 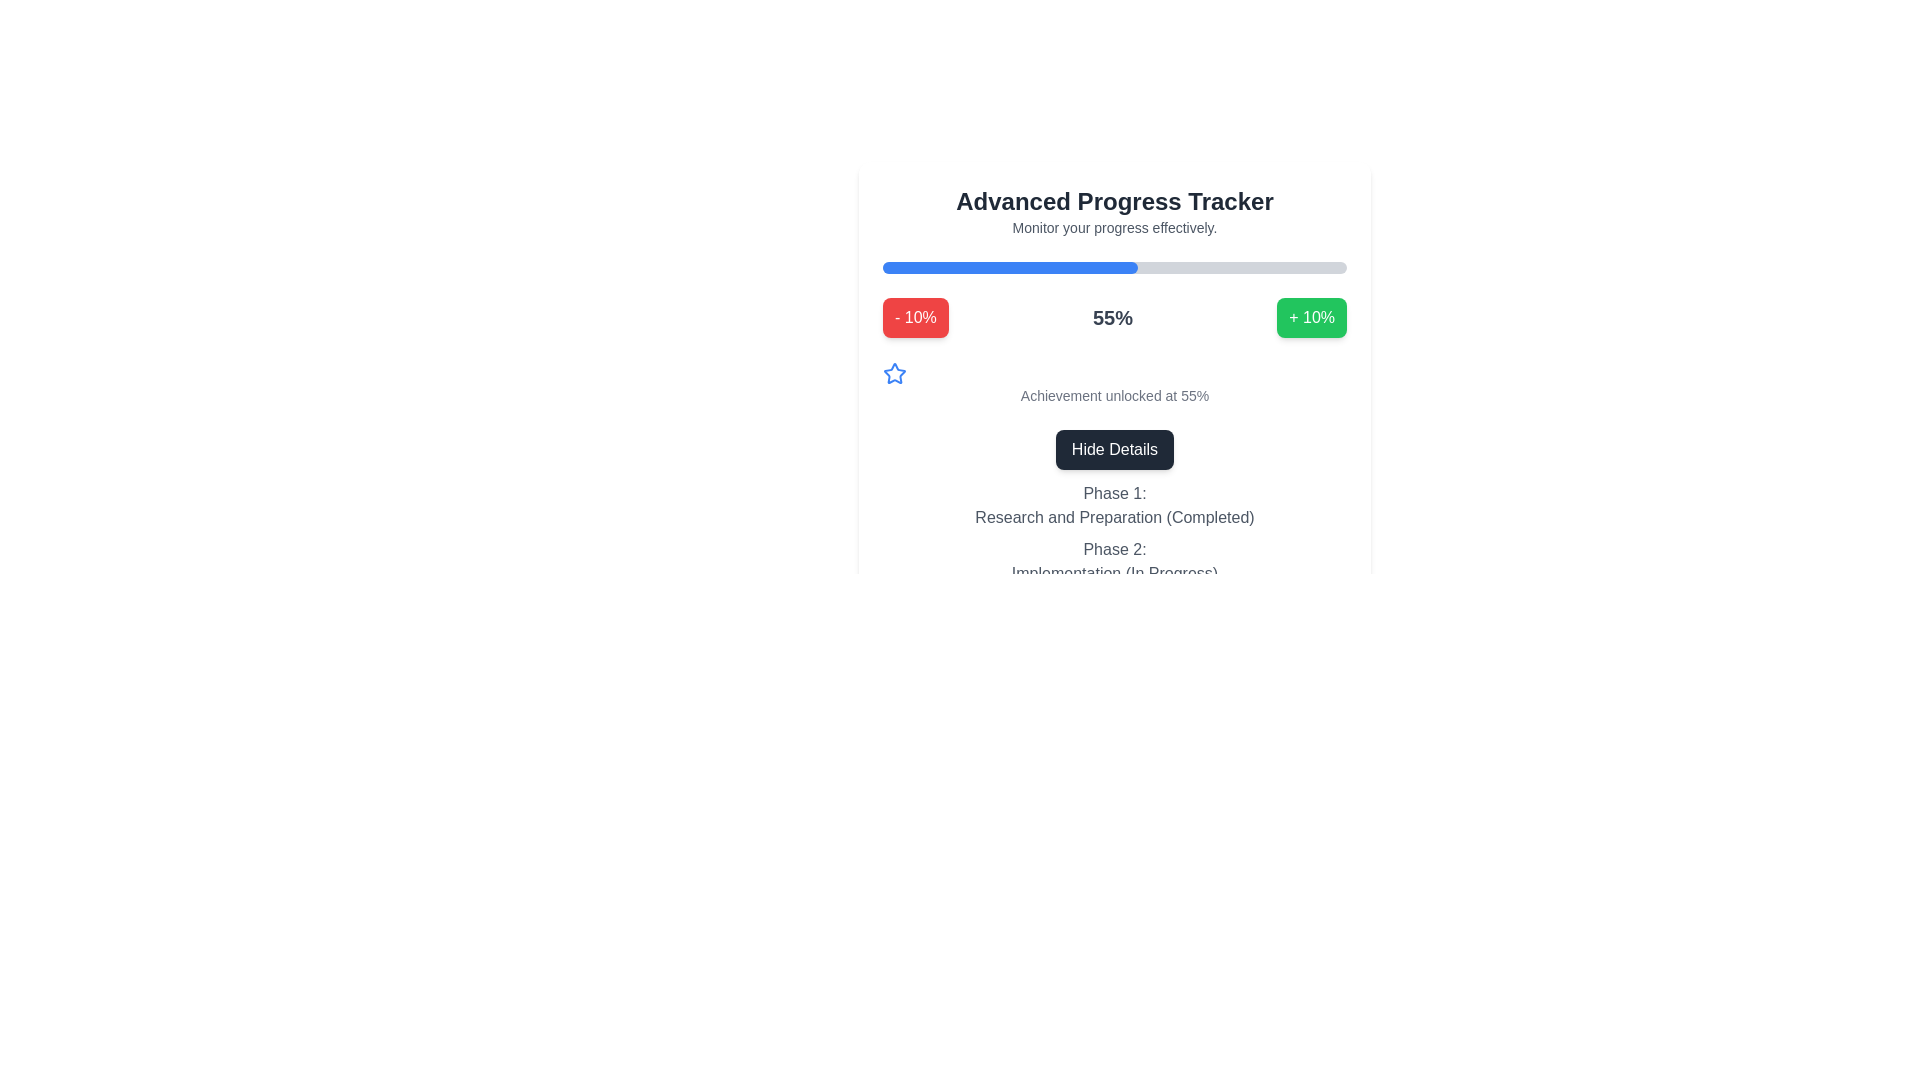 I want to click on the static text that indicates a milestone or achievement progress, stating it is unlocked at 55%, so click(x=1113, y=396).